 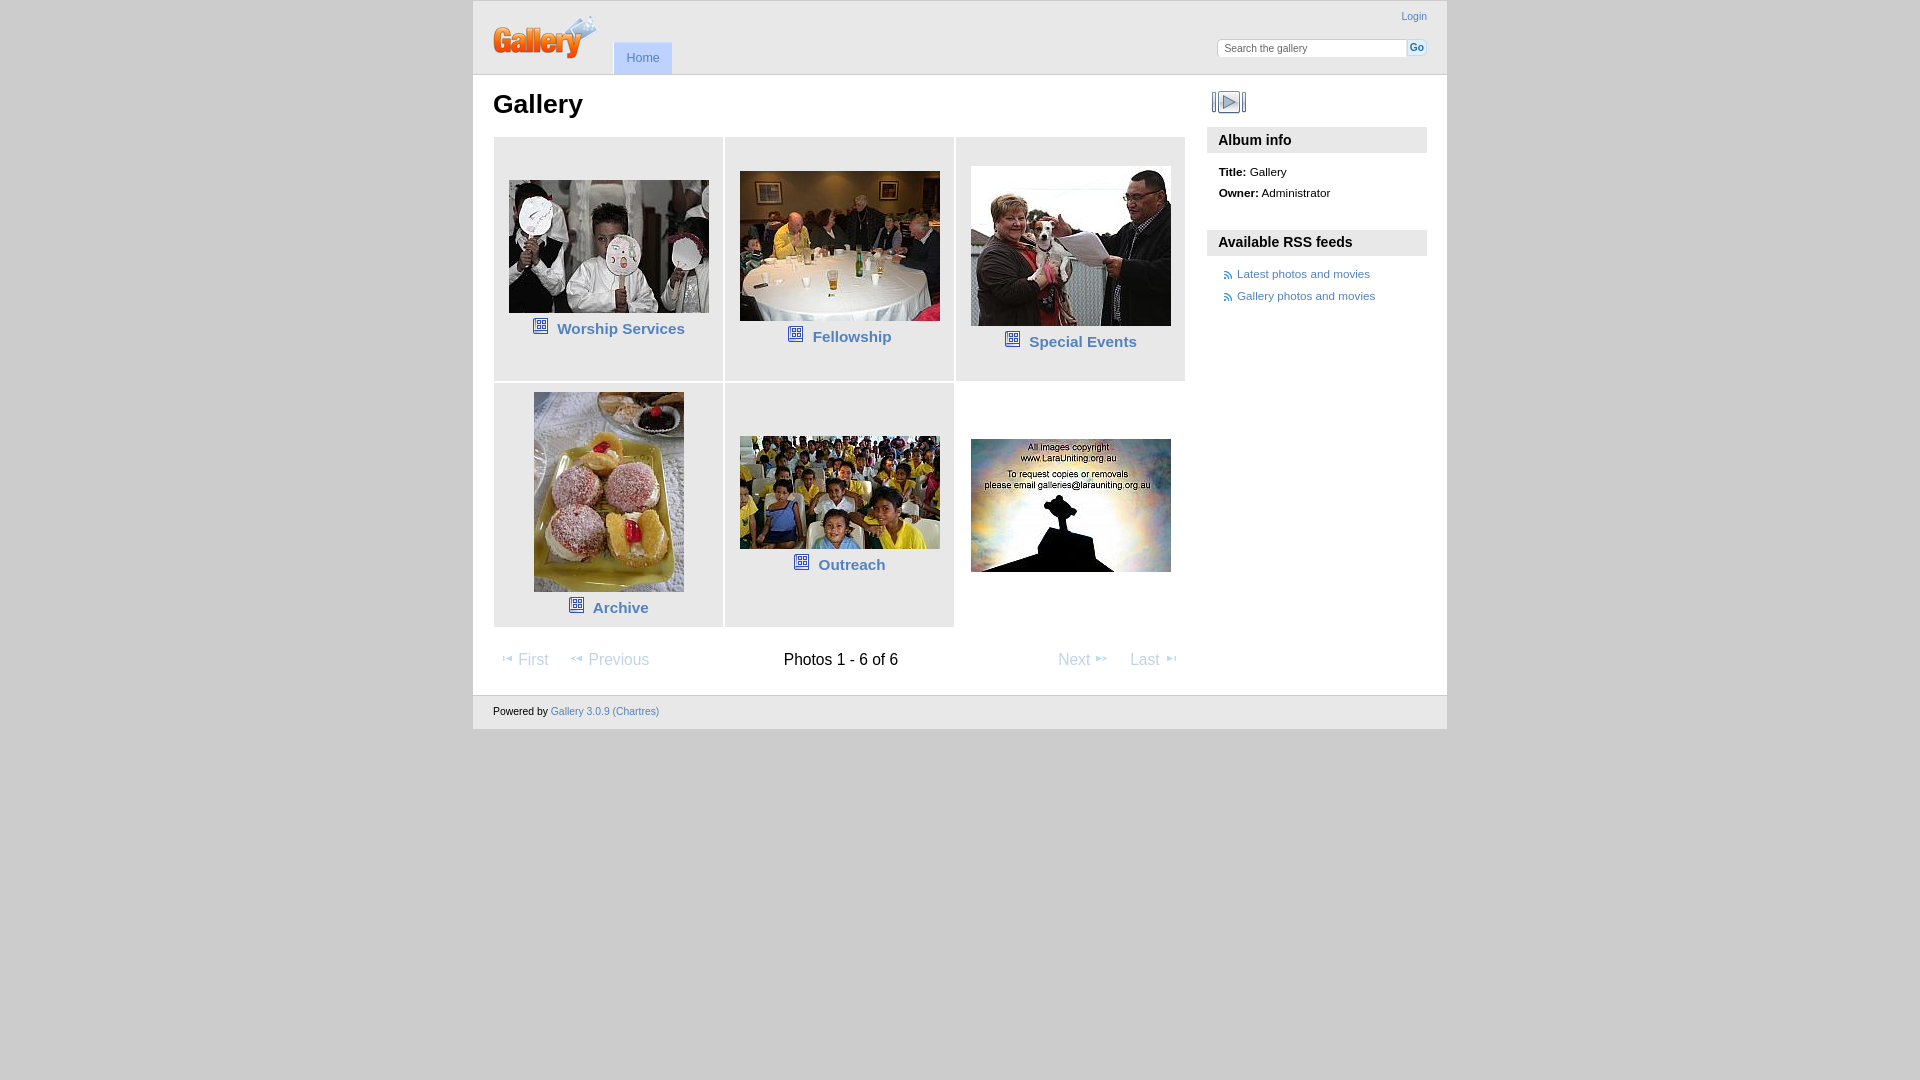 I want to click on 'First', so click(x=523, y=659).